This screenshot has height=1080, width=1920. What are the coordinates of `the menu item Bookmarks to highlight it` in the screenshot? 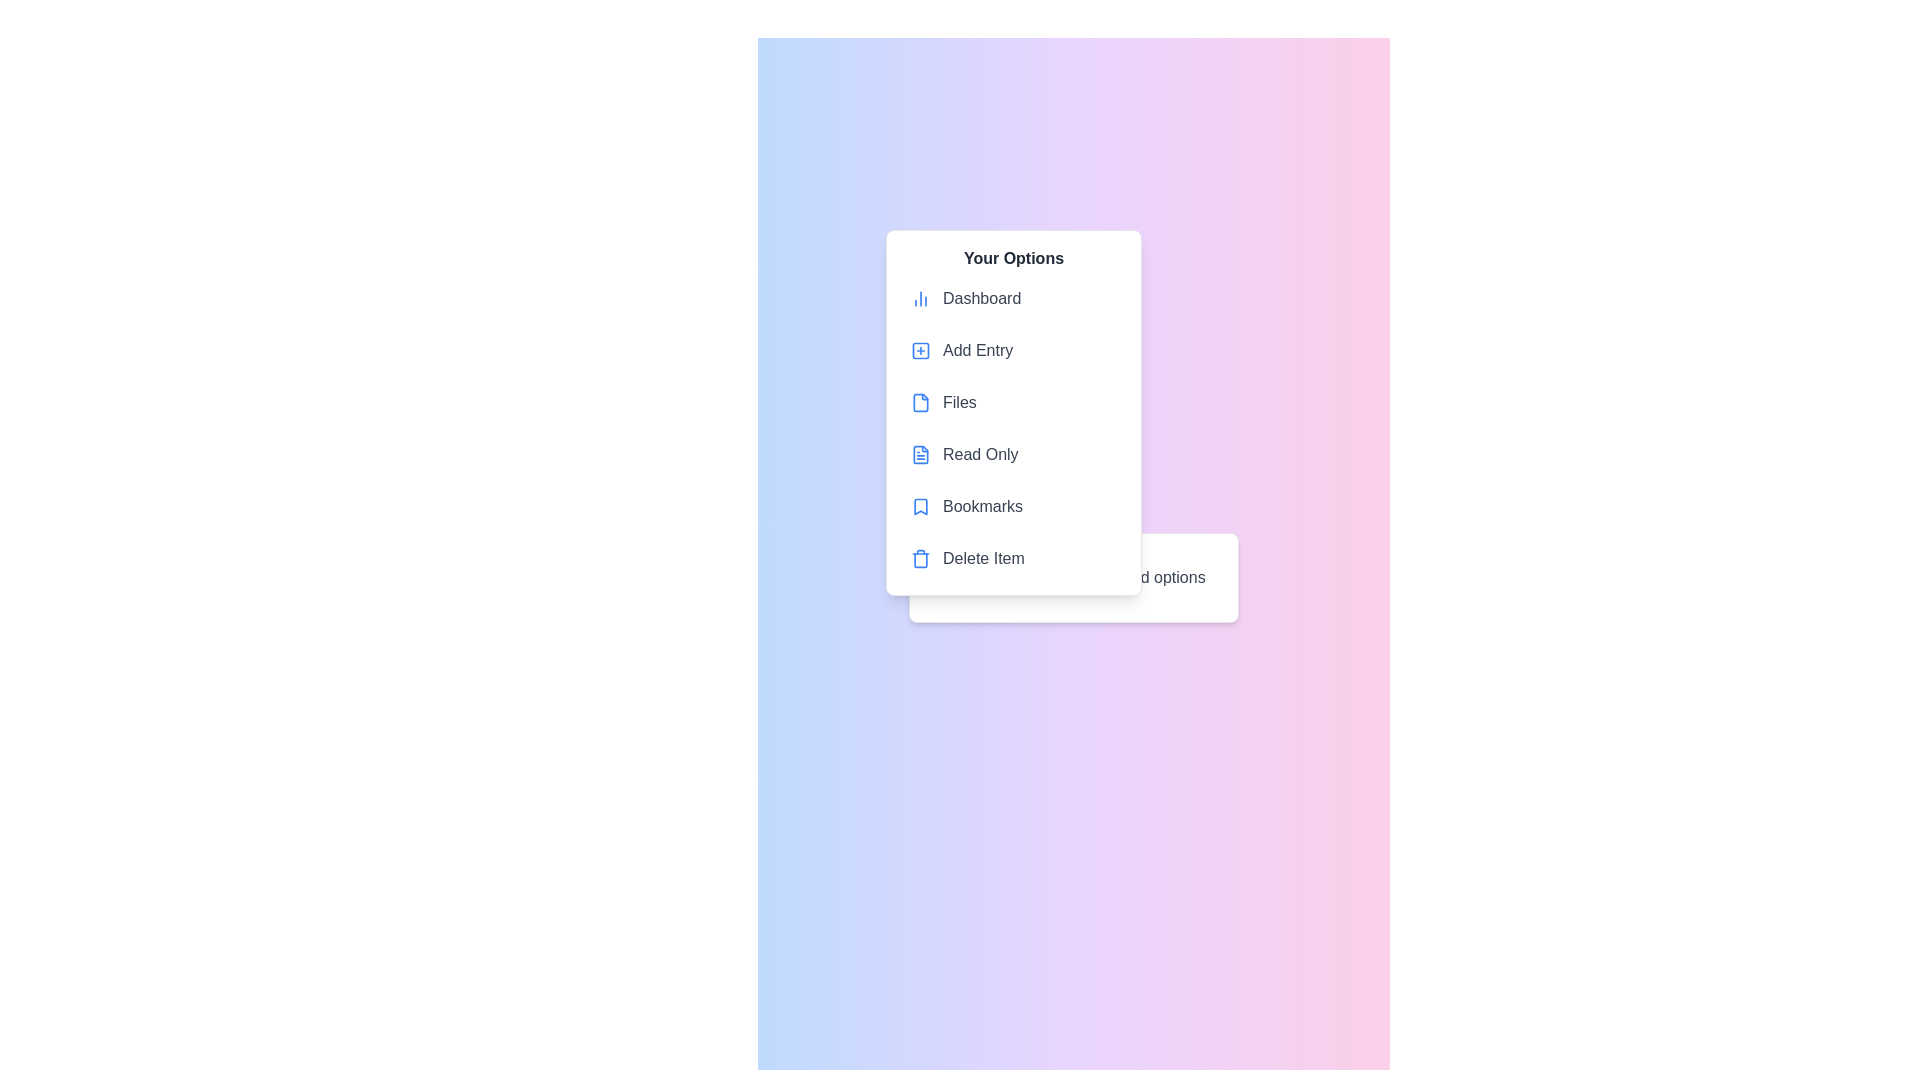 It's located at (1013, 505).